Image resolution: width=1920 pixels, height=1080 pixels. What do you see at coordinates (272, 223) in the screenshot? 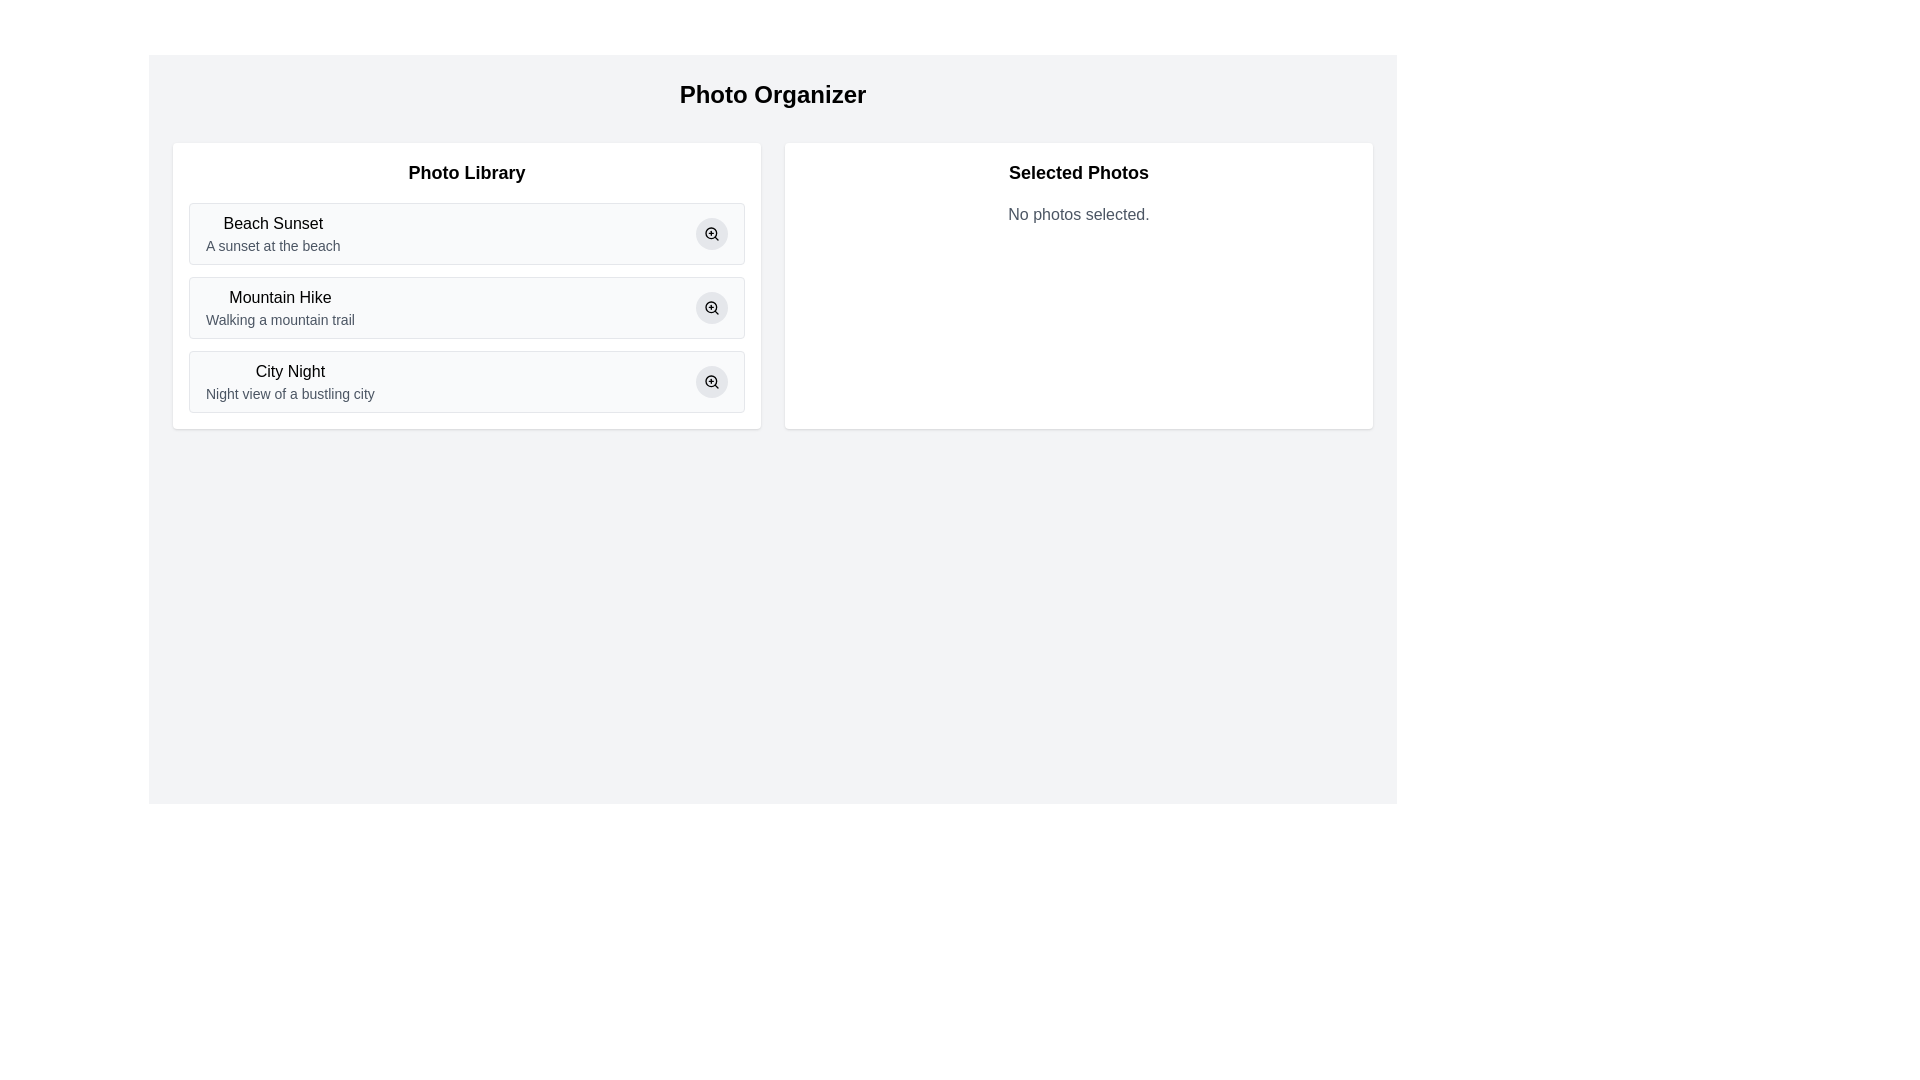
I see `the 'Beach Sunset' text label located at the top-left of the card in the 'Photo Library' section to trigger a tooltip` at bounding box center [272, 223].